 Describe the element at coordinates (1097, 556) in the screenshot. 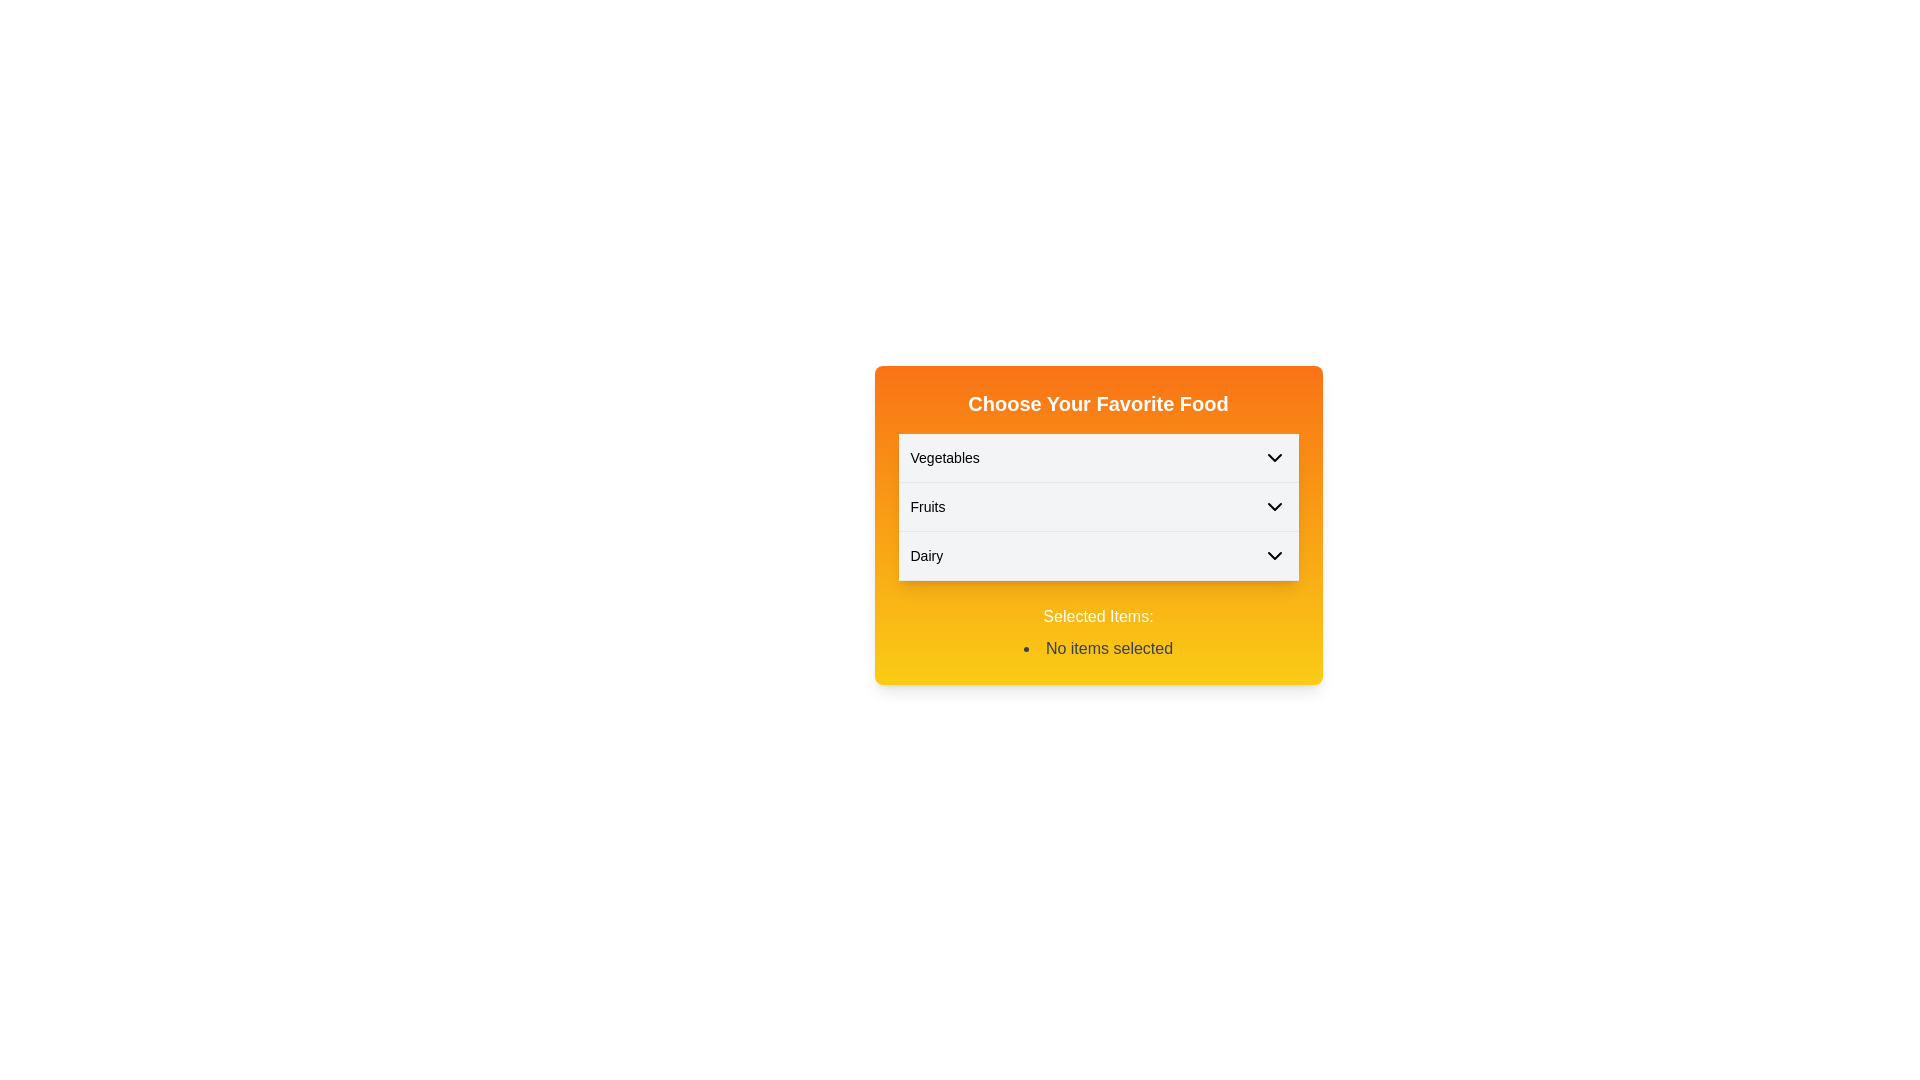

I see `the 'Dairy' row in the dropdown menu` at that location.